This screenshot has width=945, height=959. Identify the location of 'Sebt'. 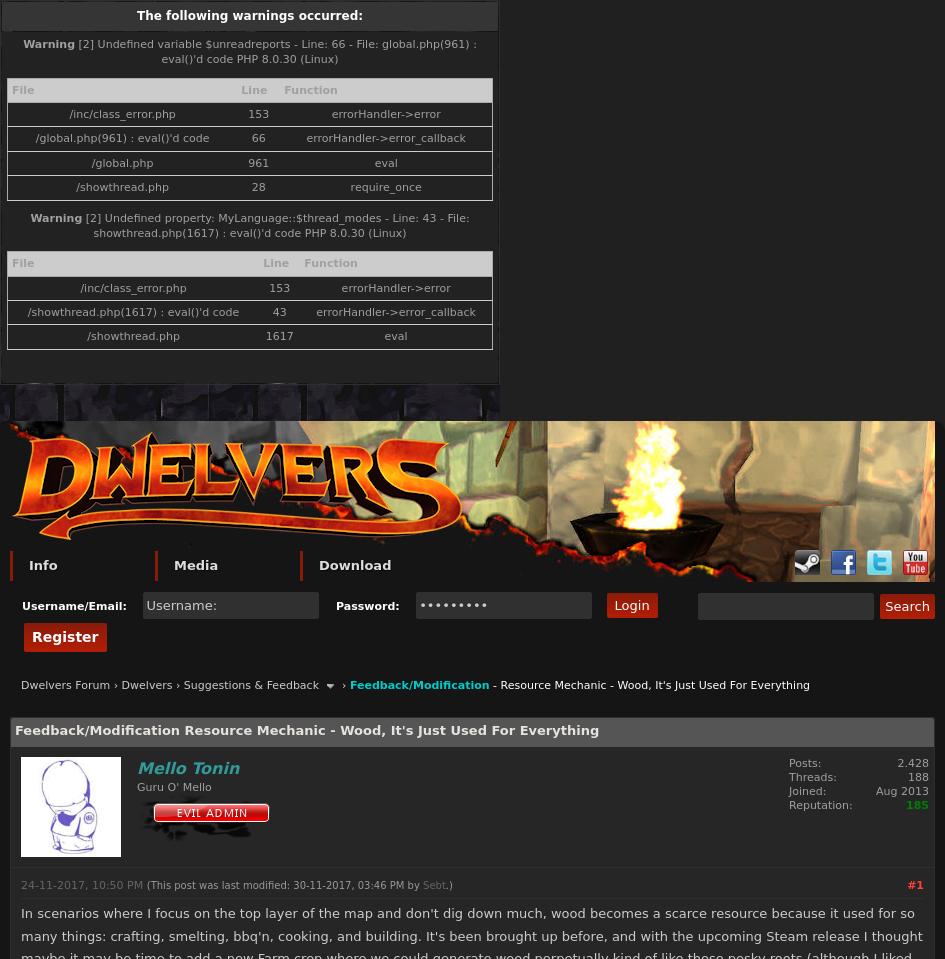
(434, 883).